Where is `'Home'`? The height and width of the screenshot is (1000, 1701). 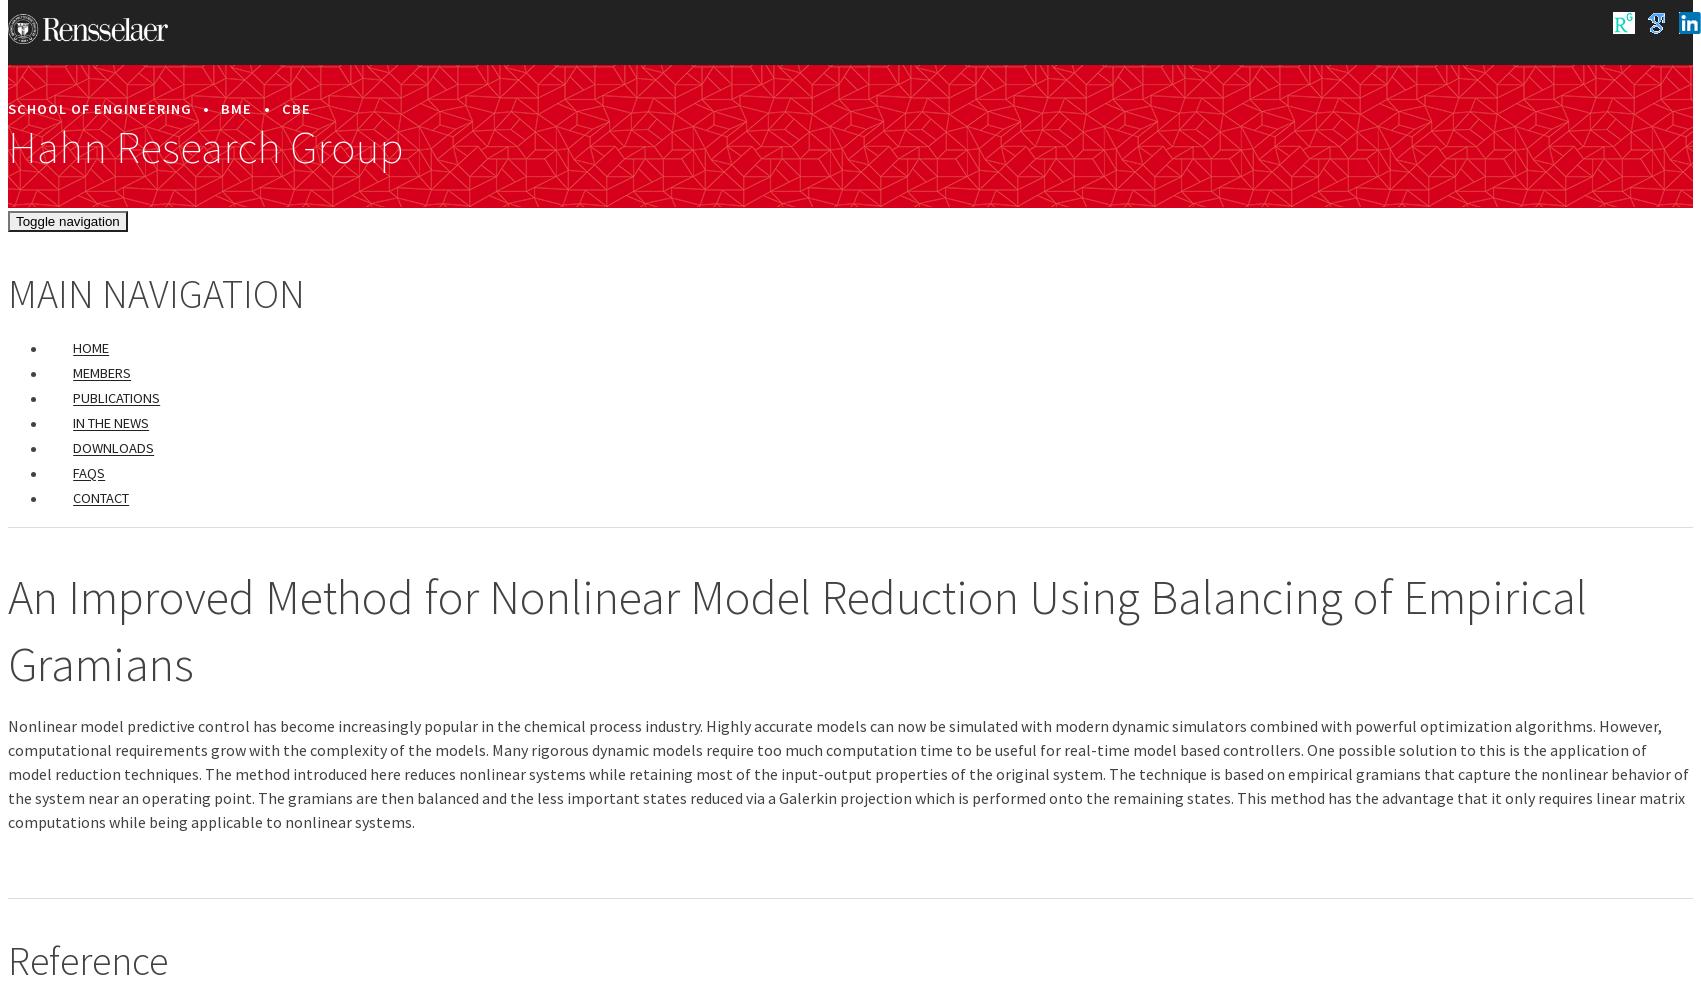
'Home' is located at coordinates (91, 347).